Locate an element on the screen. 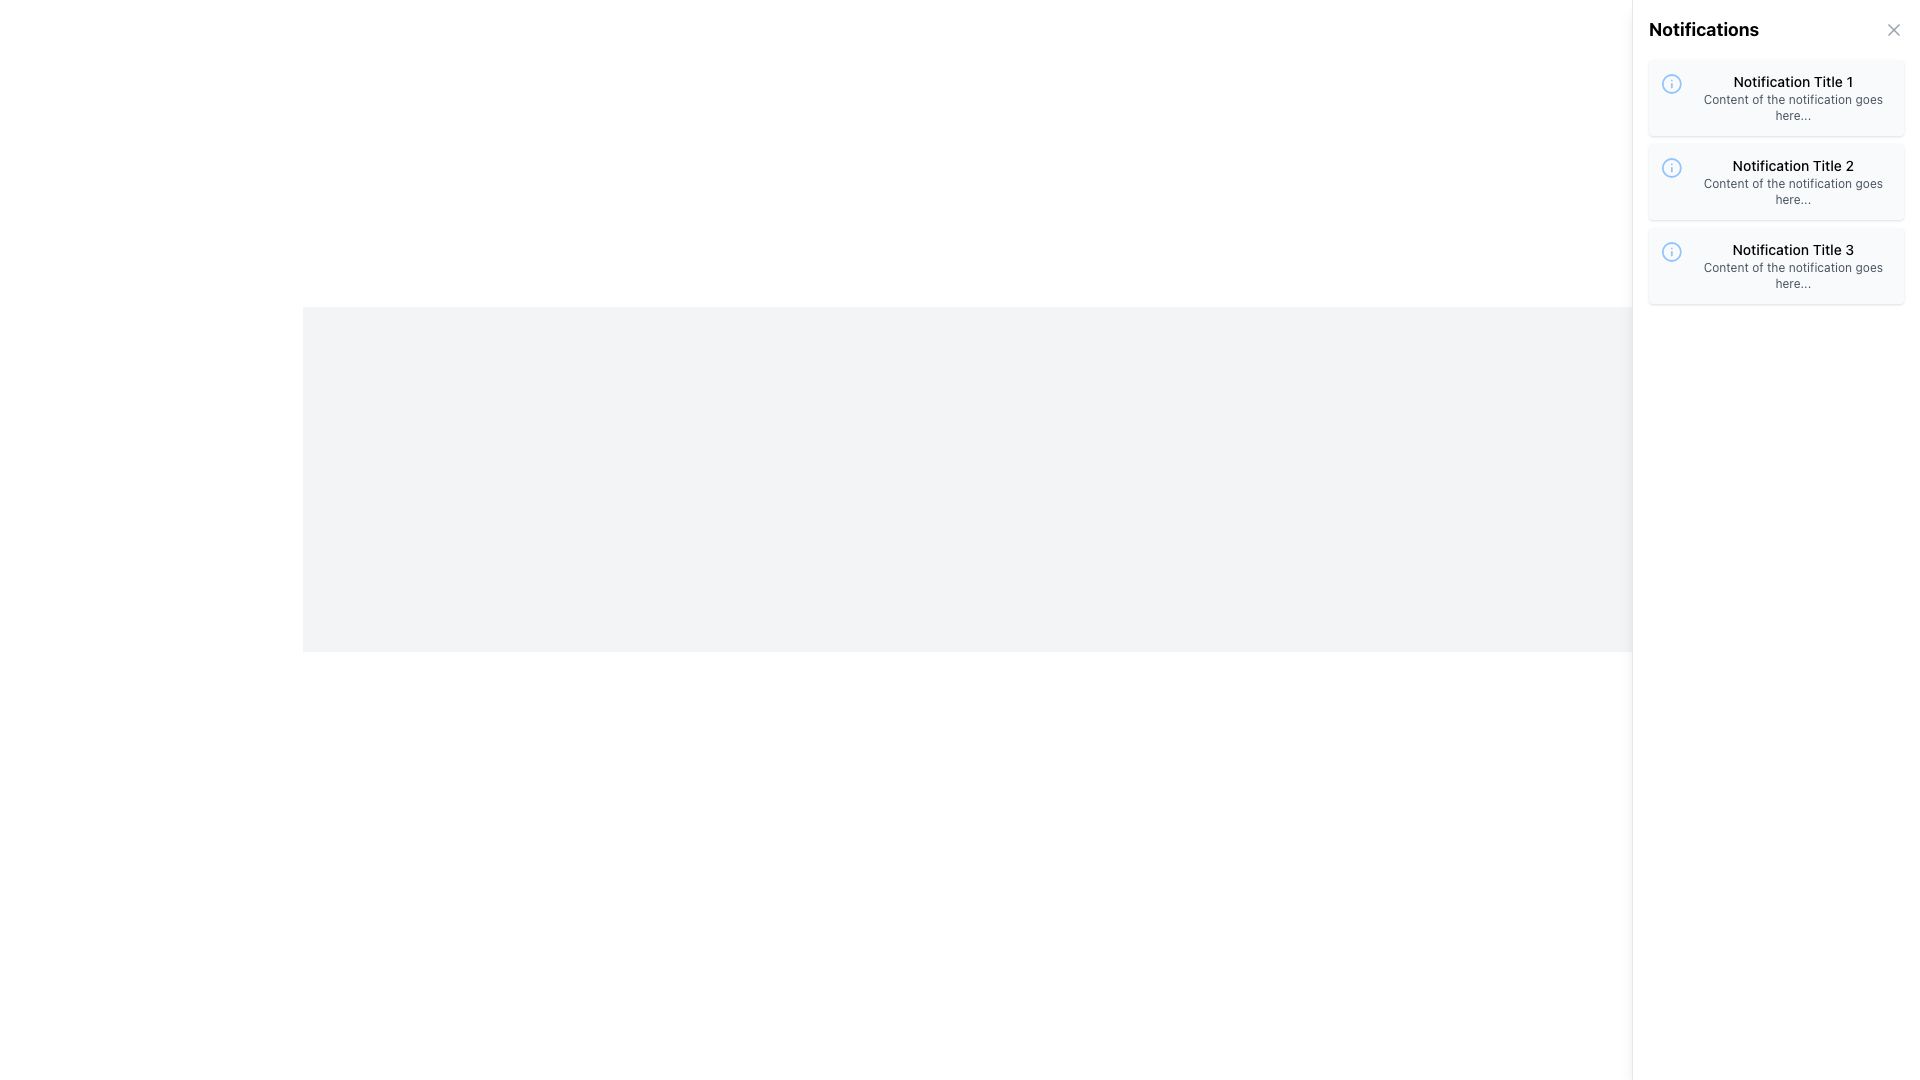 The width and height of the screenshot is (1920, 1080). the circular information icon with a blue outline located at the top left corner of the first notification card is located at coordinates (1671, 83).